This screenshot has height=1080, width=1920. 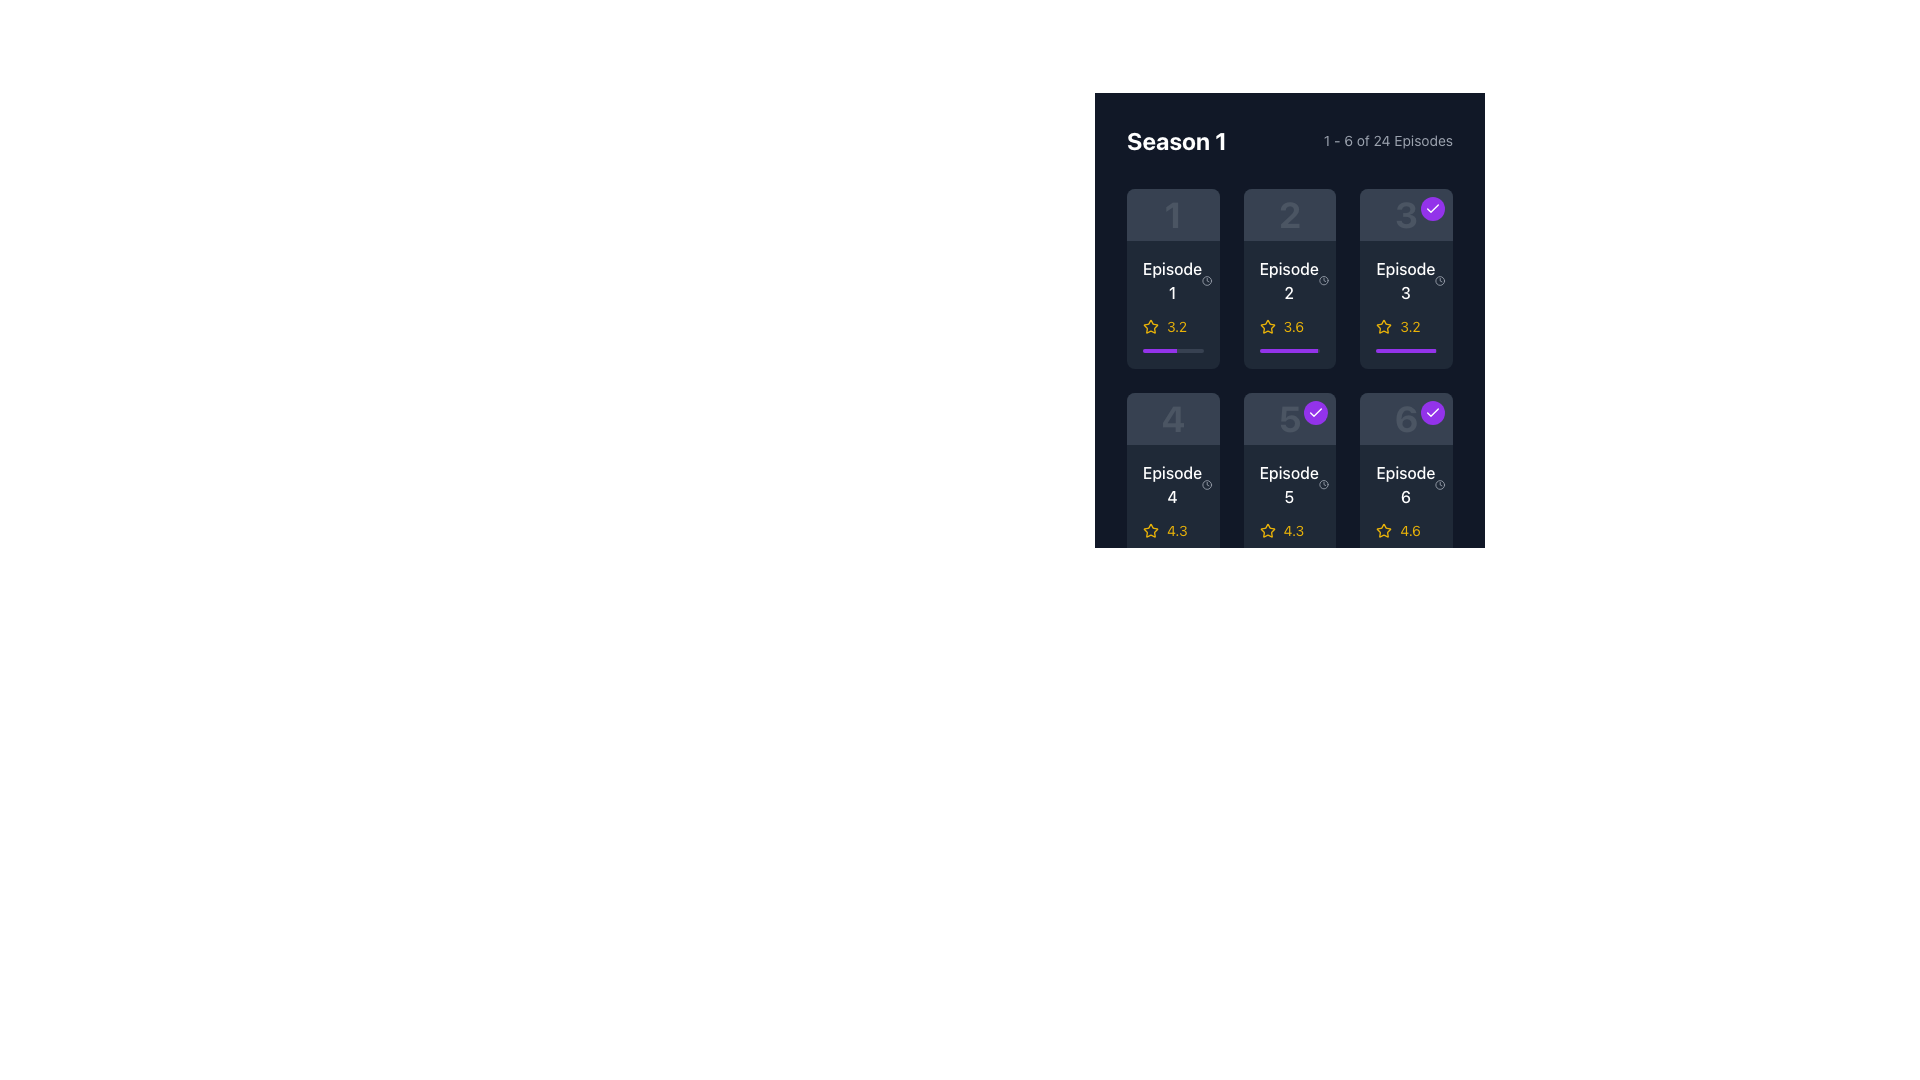 I want to click on the Progress bar located at the bottom of the card for 'Episode 4', which visually represents progress and is aligned with the yellow star rating, so click(x=1173, y=555).